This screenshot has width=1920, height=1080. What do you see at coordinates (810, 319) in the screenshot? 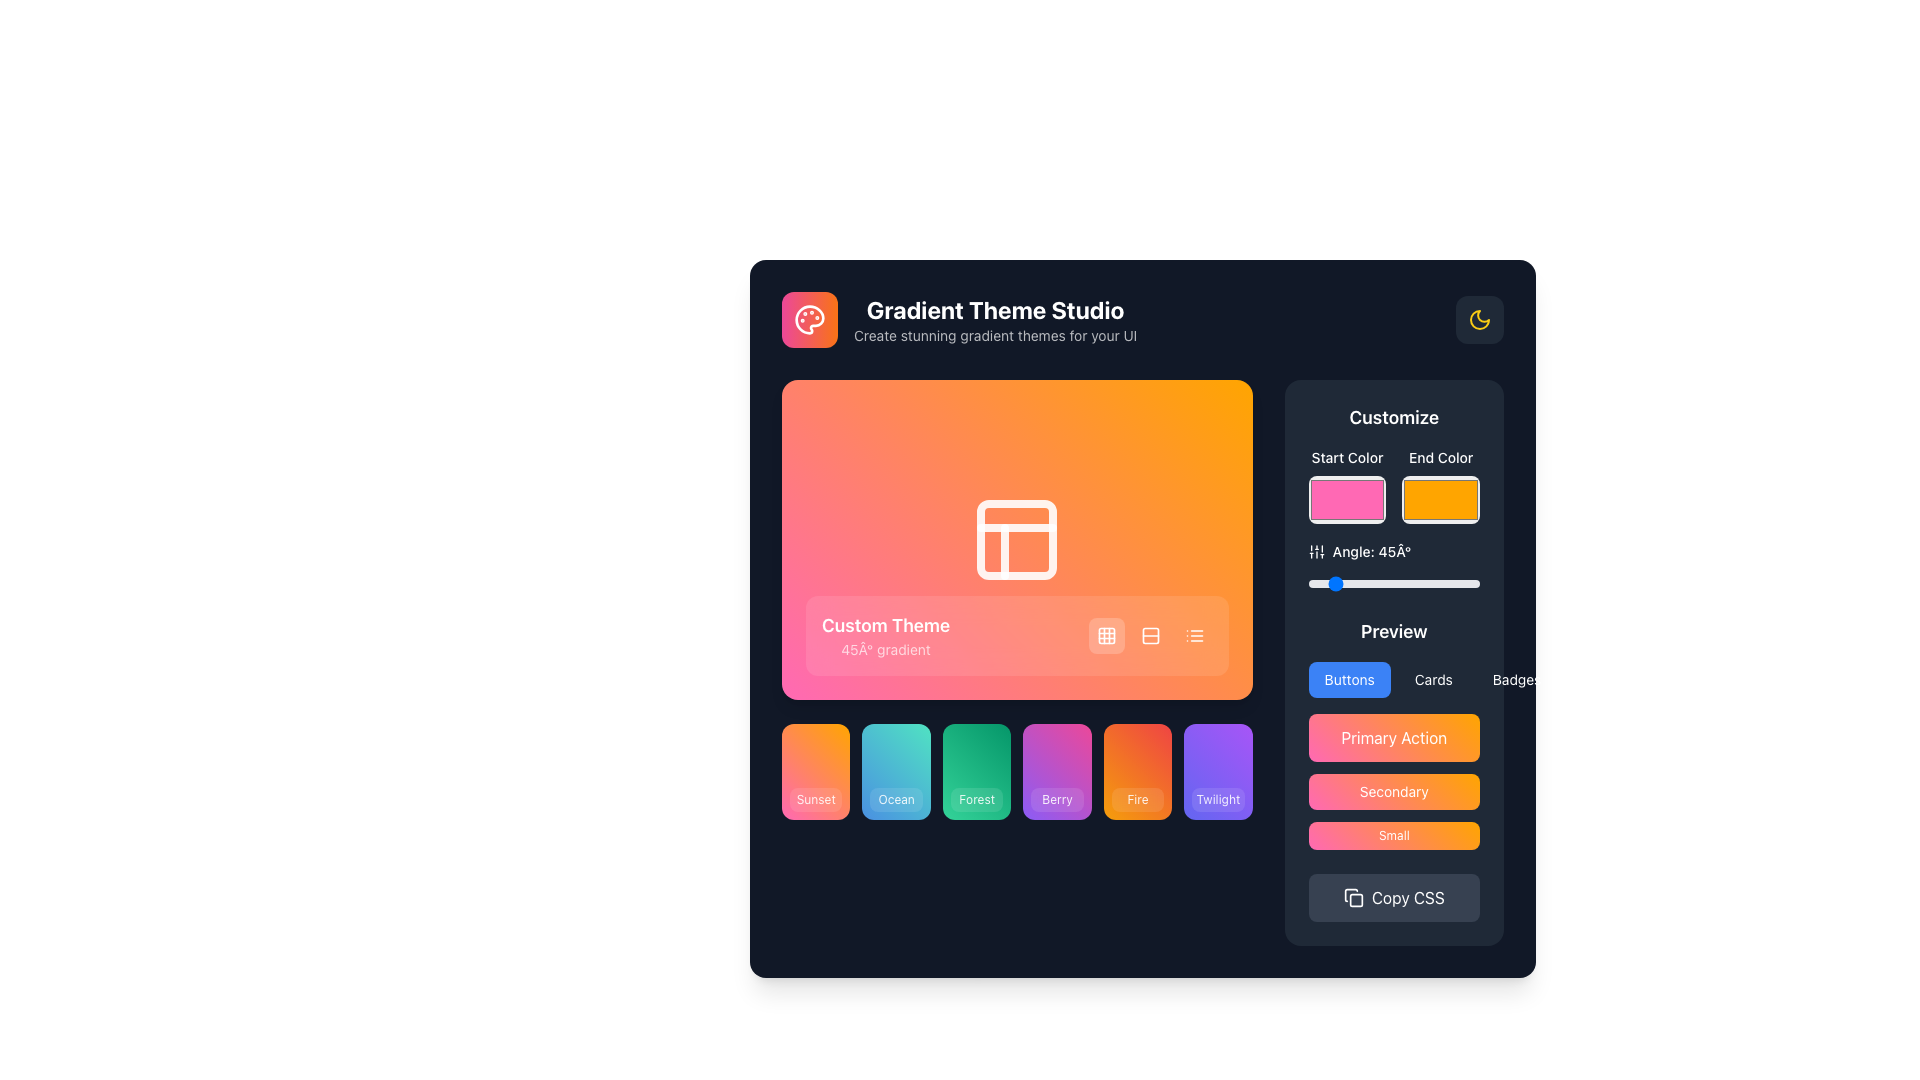
I see `the painter's palette icon located in the top-left corner of the interface, adjacent to the title 'Gradient Theme Studio'` at bounding box center [810, 319].